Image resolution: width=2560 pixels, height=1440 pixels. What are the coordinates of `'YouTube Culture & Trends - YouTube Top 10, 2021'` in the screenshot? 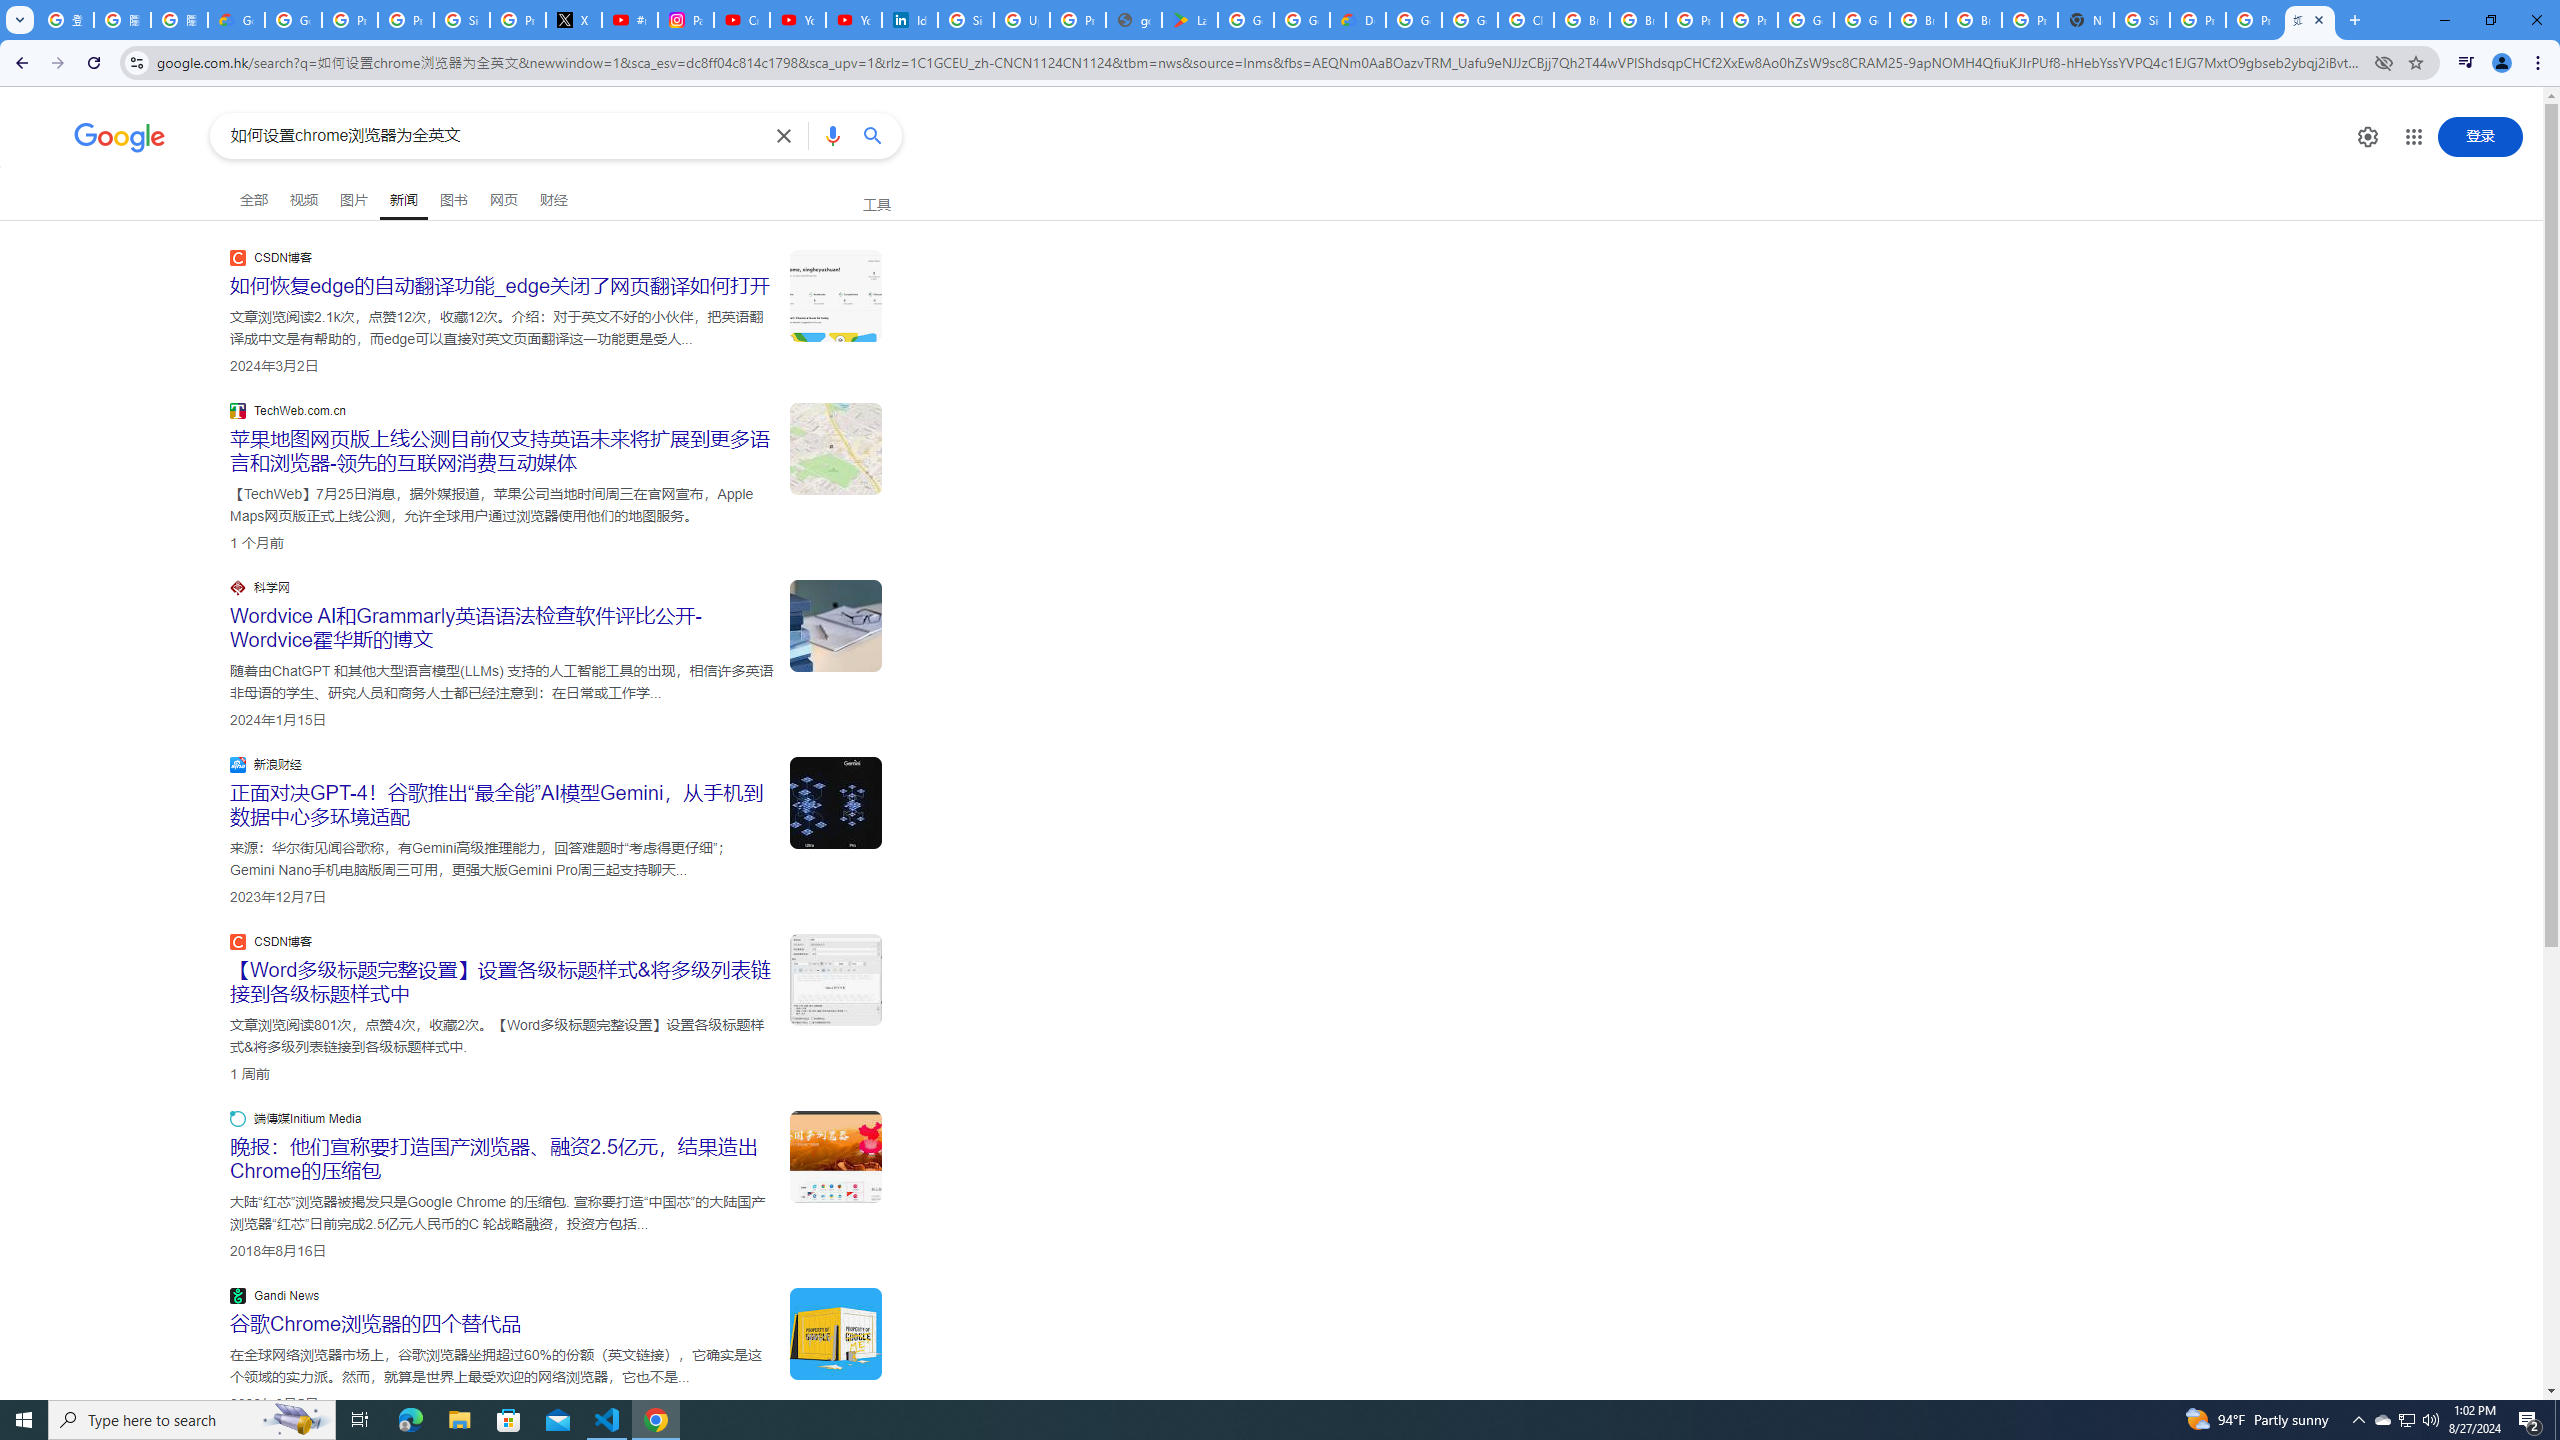 It's located at (852, 19).